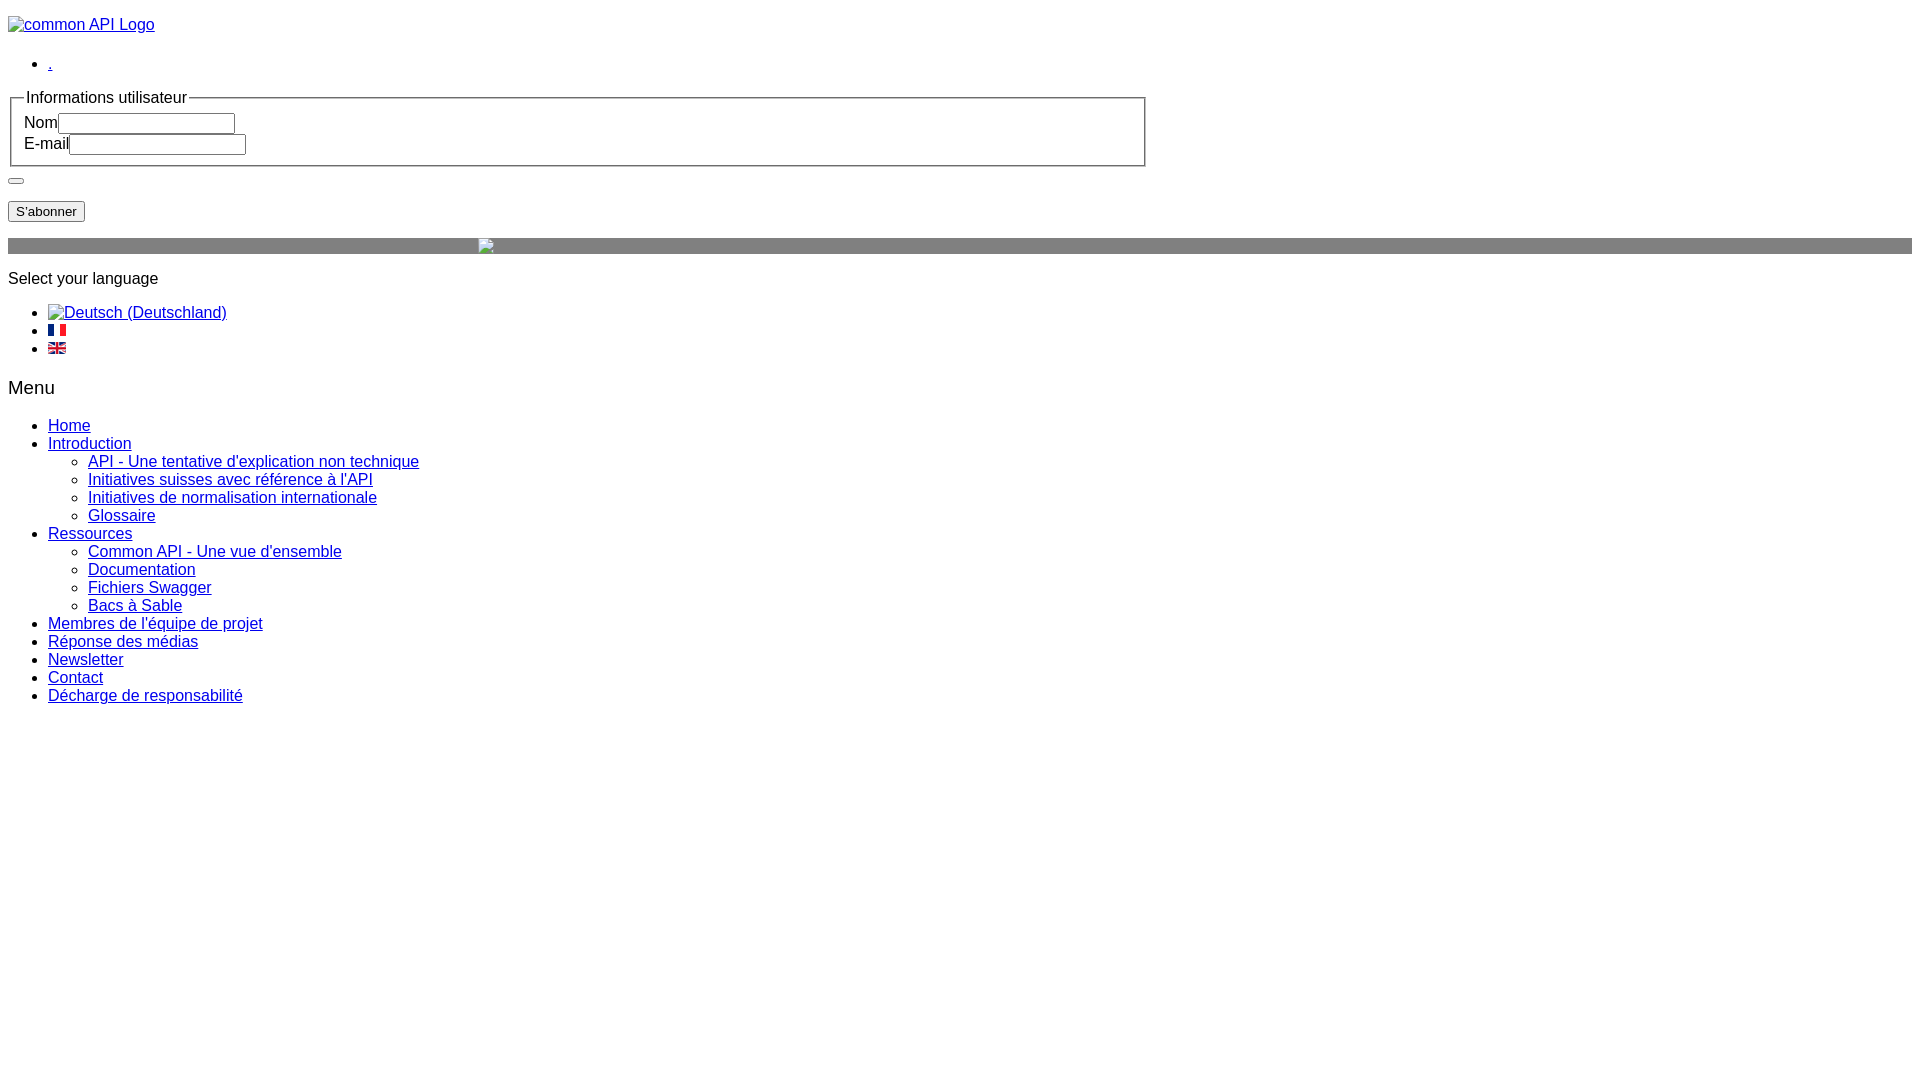 Image resolution: width=1920 pixels, height=1080 pixels. I want to click on 'Initiatives de normalisation internationale', so click(232, 496).